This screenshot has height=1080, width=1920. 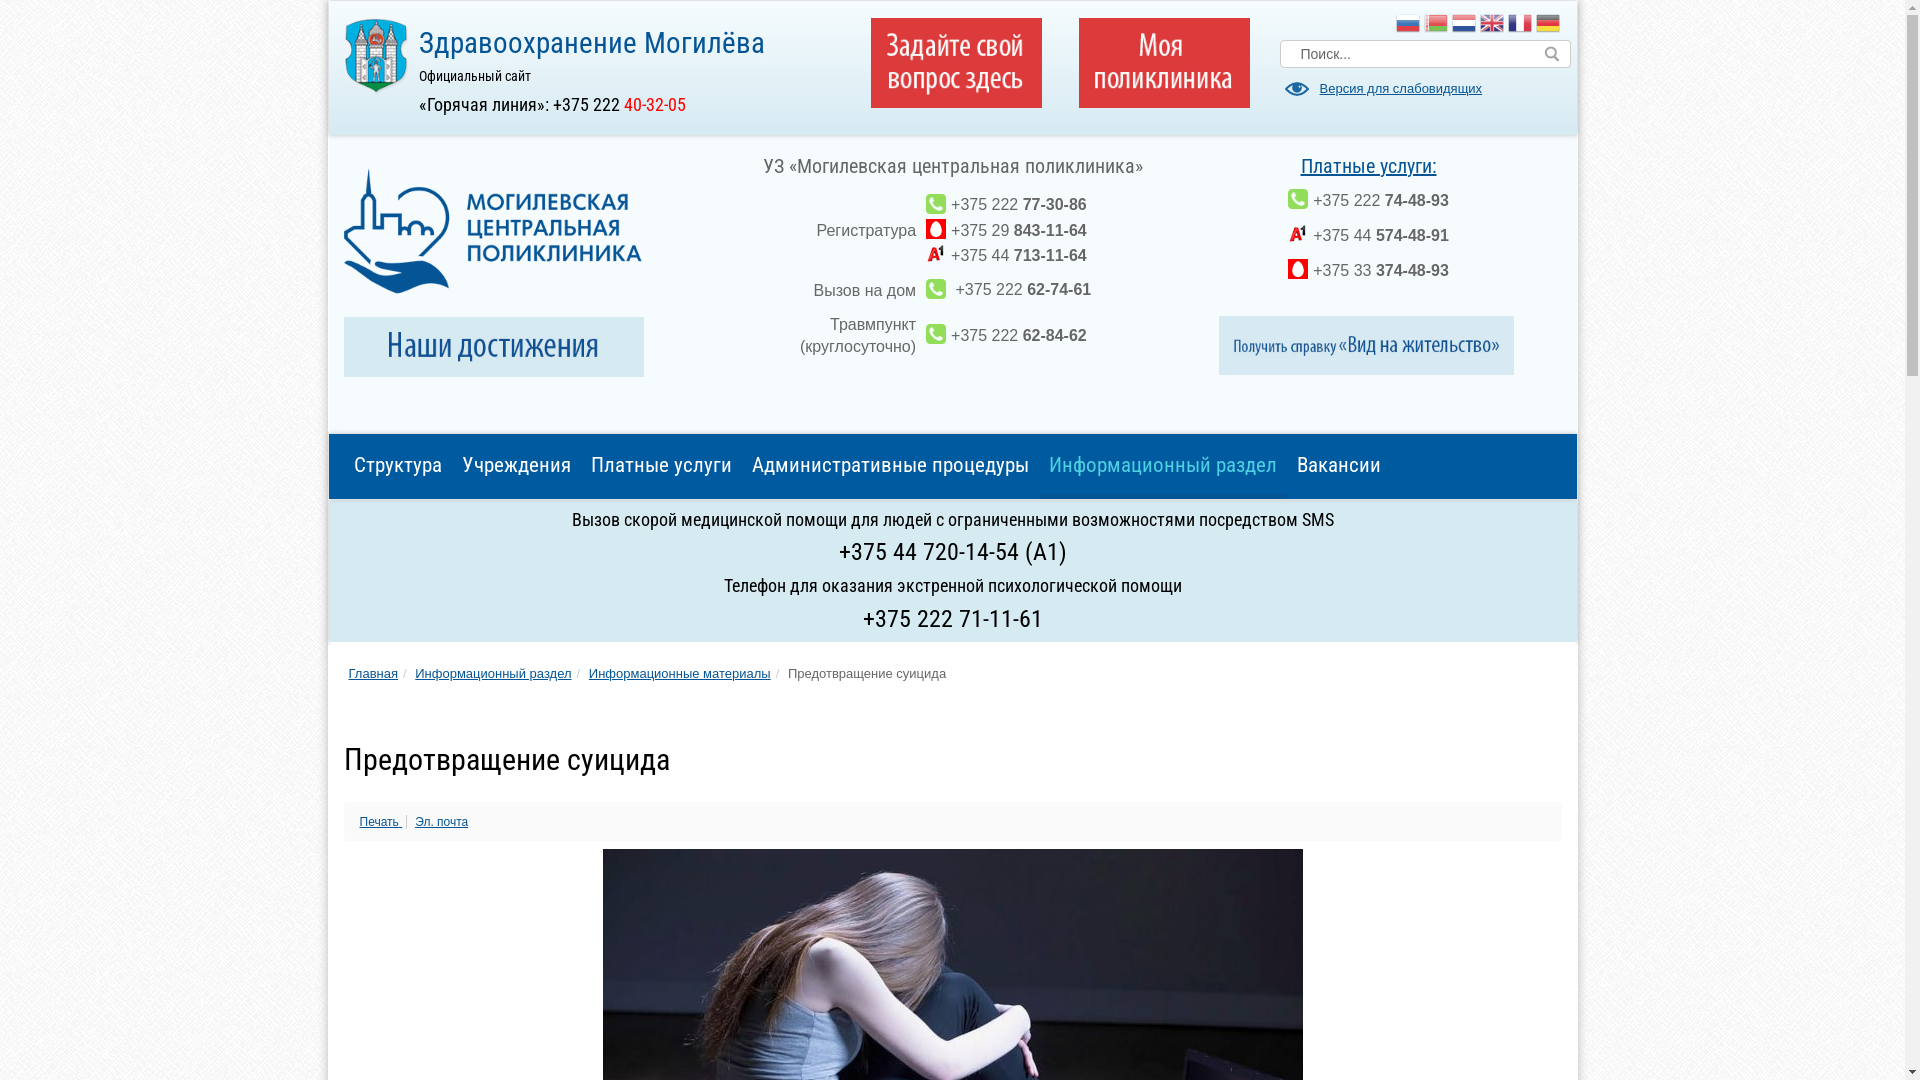 What do you see at coordinates (1492, 23) in the screenshot?
I see `'English'` at bounding box center [1492, 23].